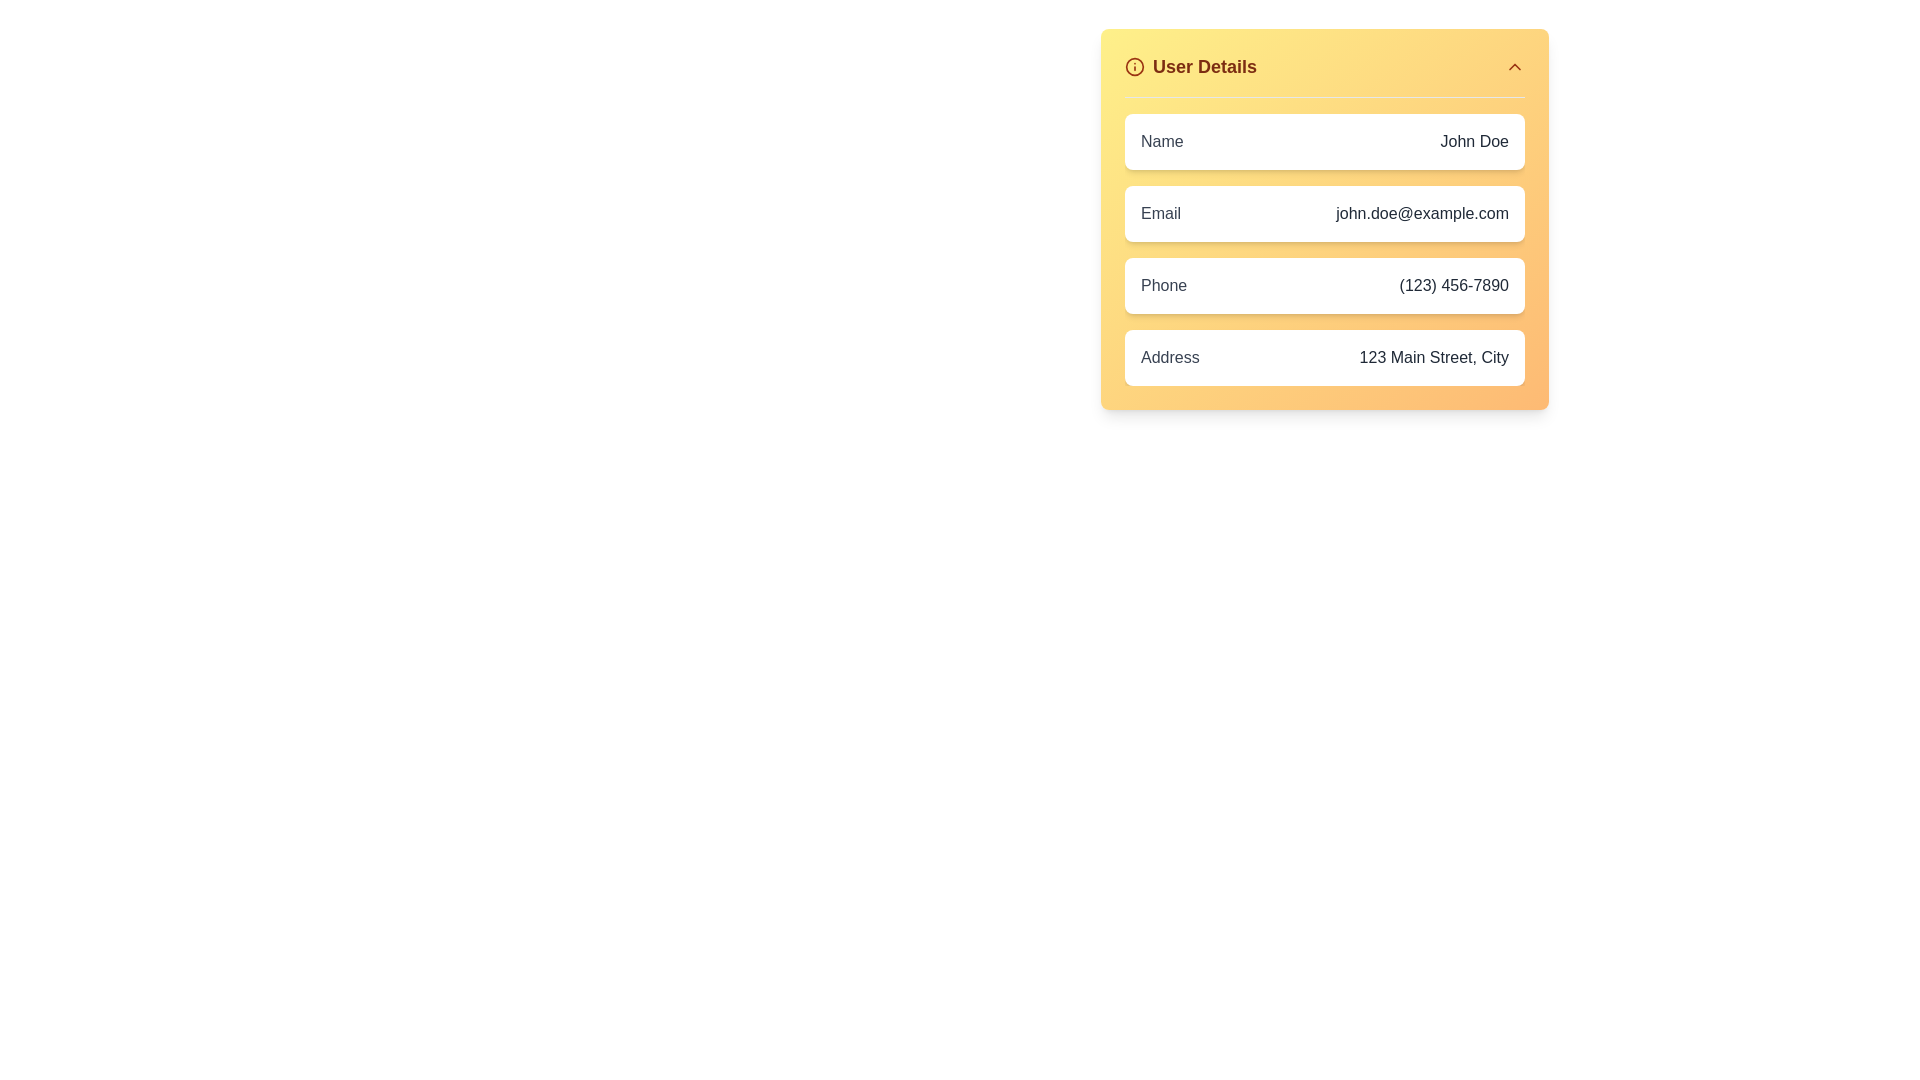 This screenshot has height=1080, width=1920. Describe the element at coordinates (1324, 141) in the screenshot. I see `the 'Name' display element in the 'User Details' section, which shows the user's name` at that location.